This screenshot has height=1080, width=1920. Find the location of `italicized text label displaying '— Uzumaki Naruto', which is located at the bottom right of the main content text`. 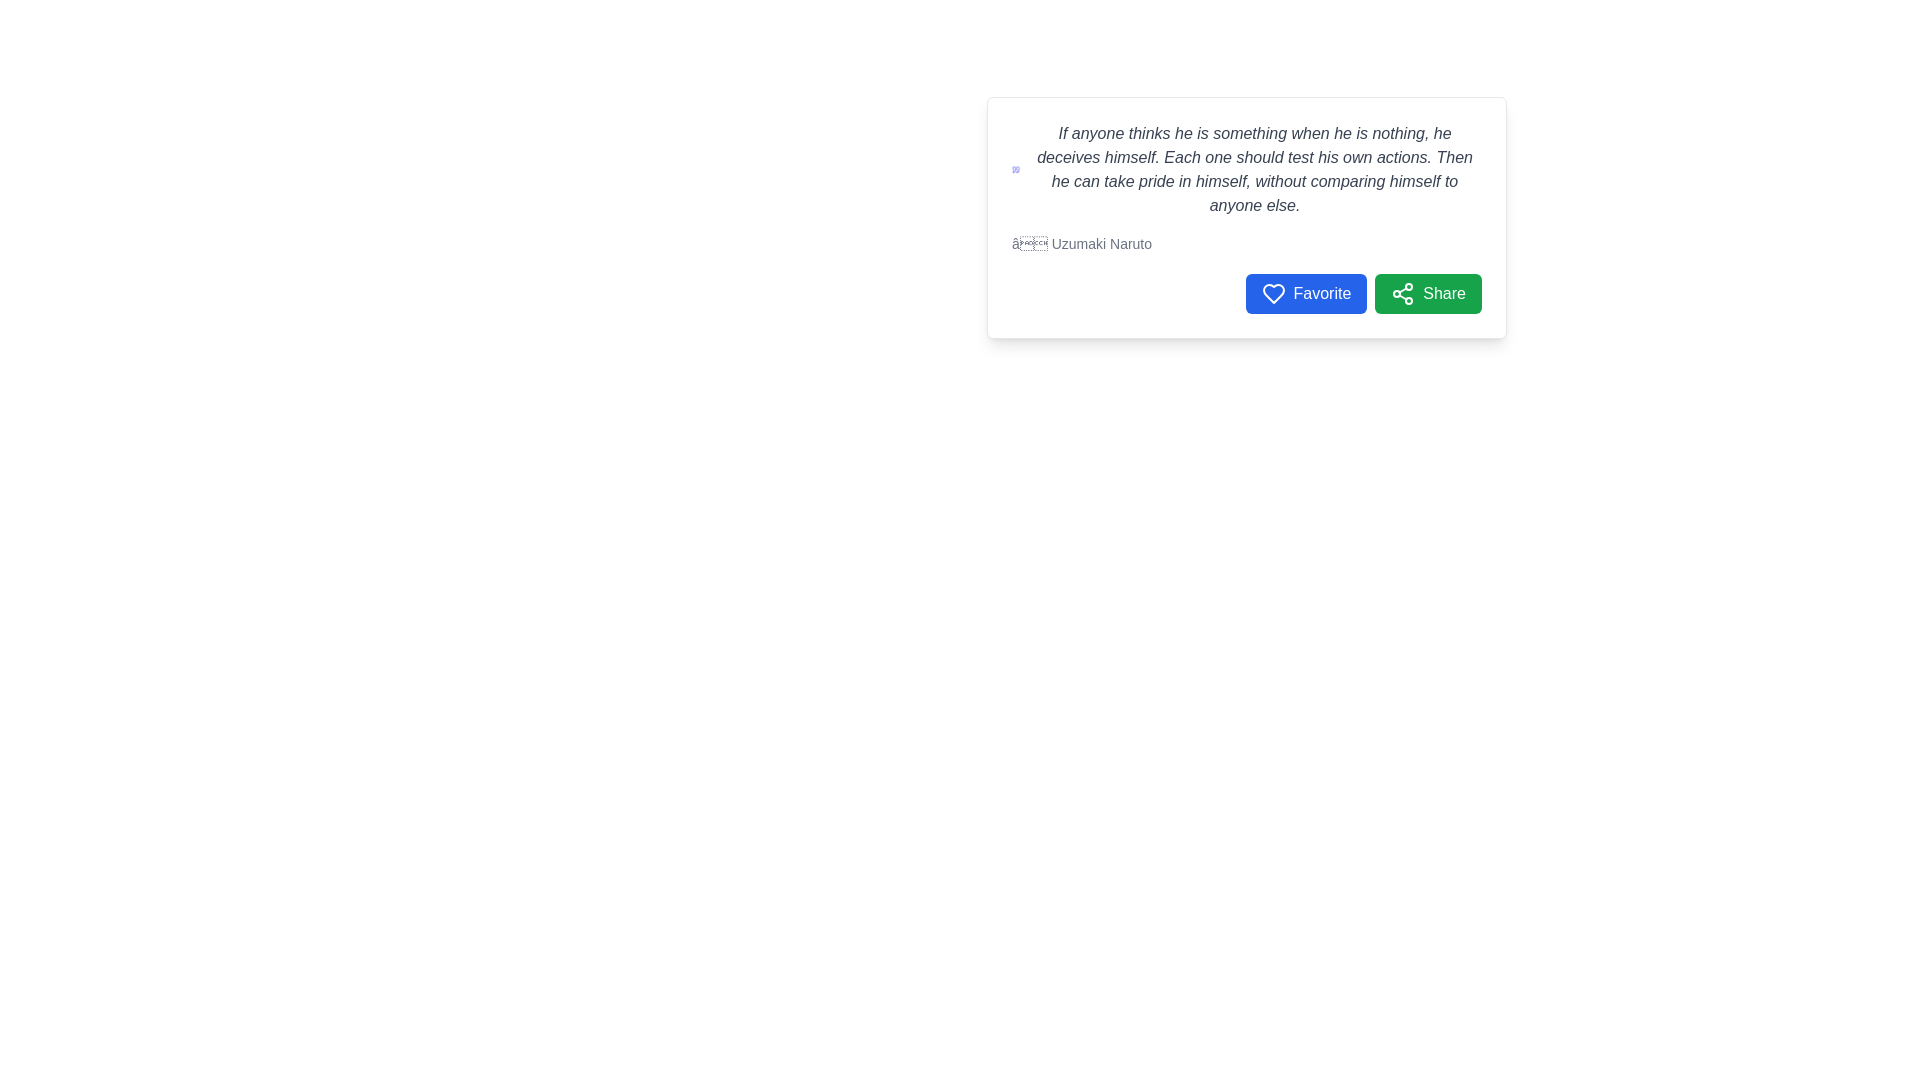

italicized text label displaying '— Uzumaki Naruto', which is located at the bottom right of the main content text is located at coordinates (1081, 242).